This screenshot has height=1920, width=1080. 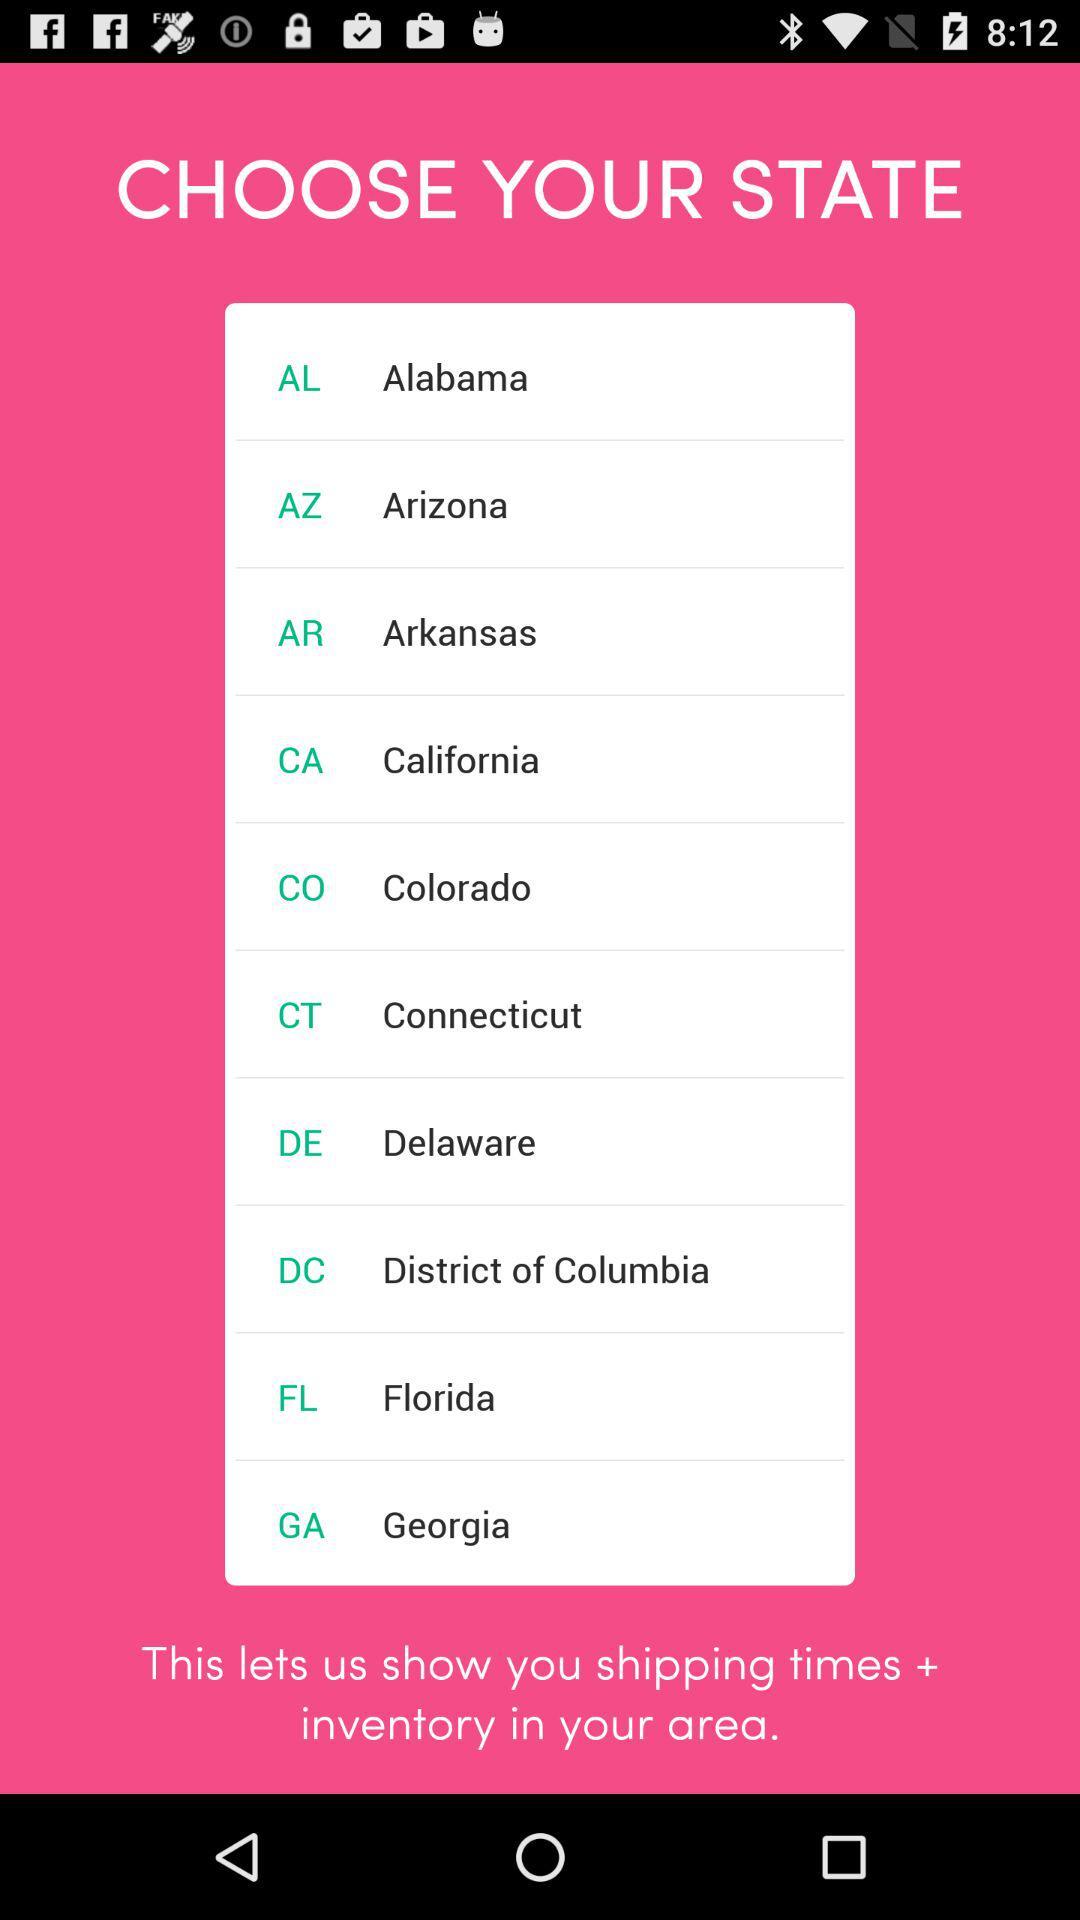 I want to click on de, so click(x=300, y=1141).